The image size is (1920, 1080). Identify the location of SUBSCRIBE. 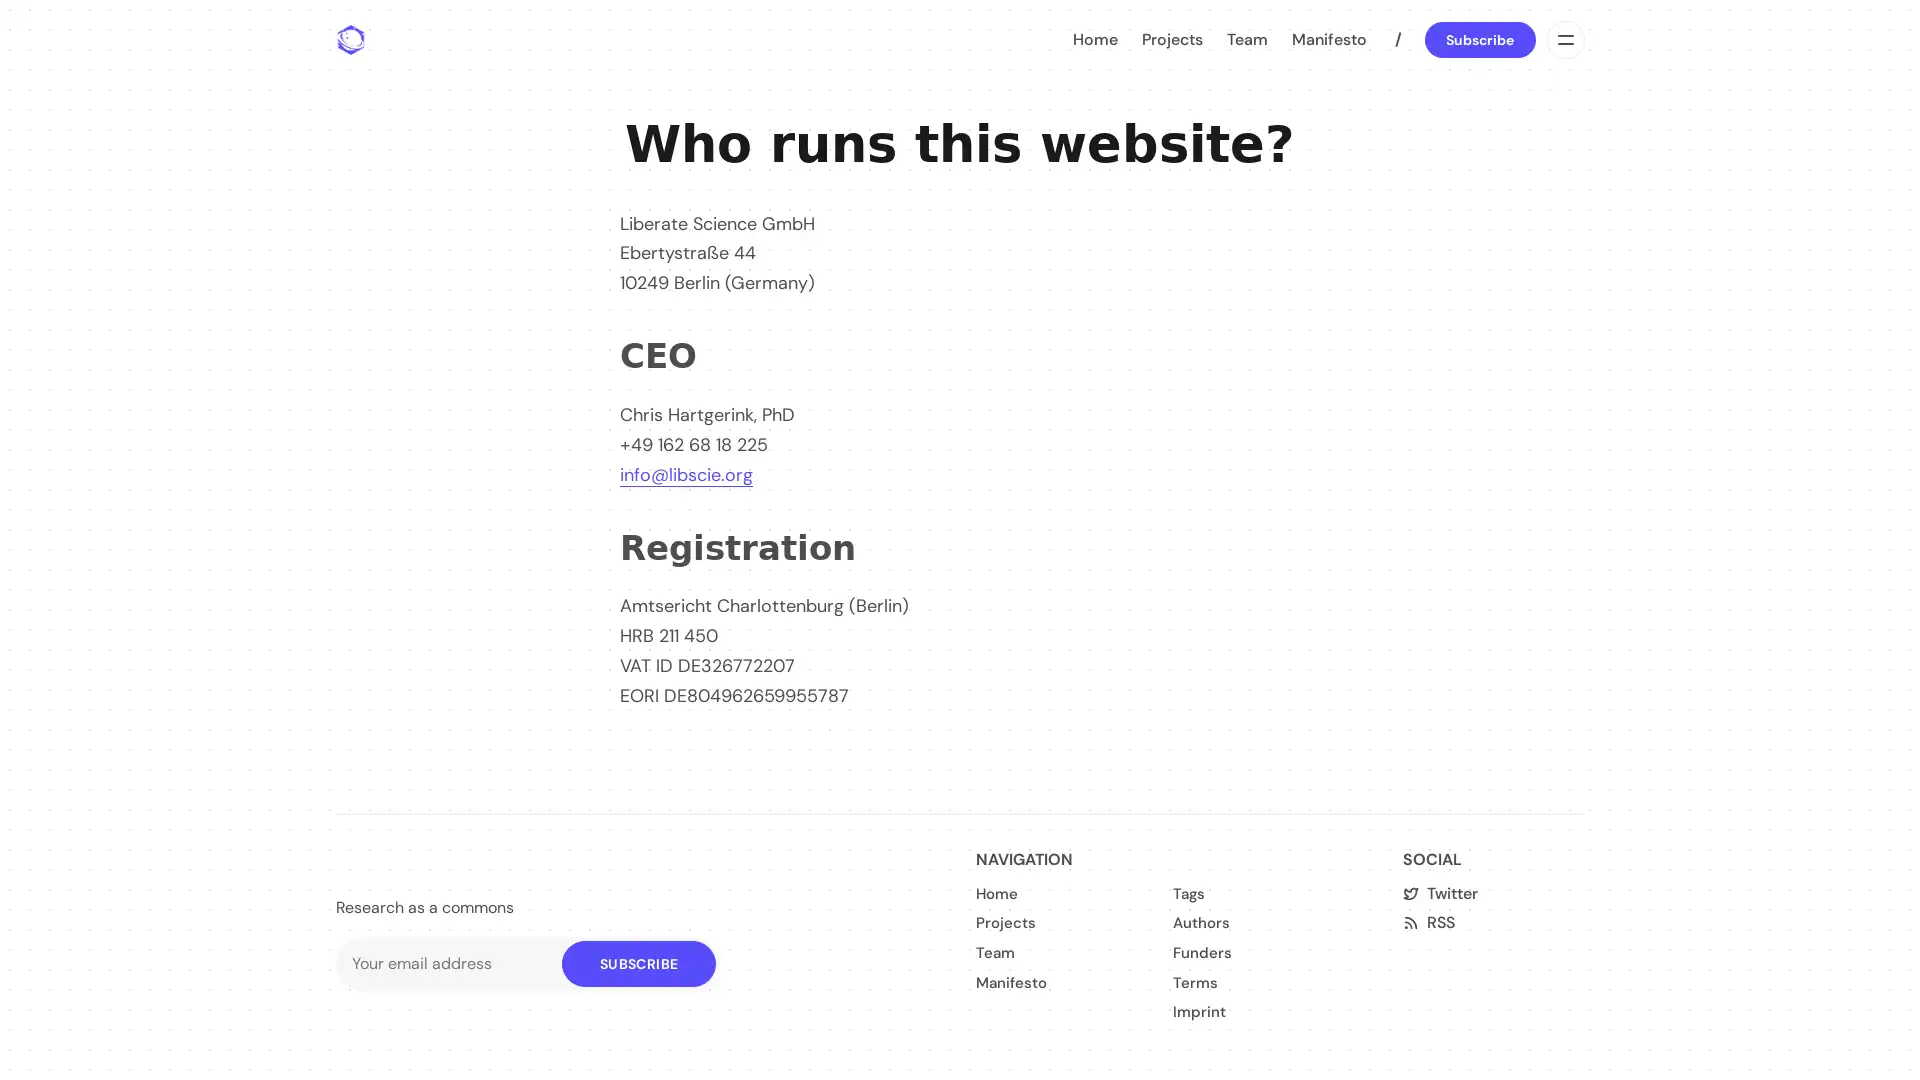
(637, 962).